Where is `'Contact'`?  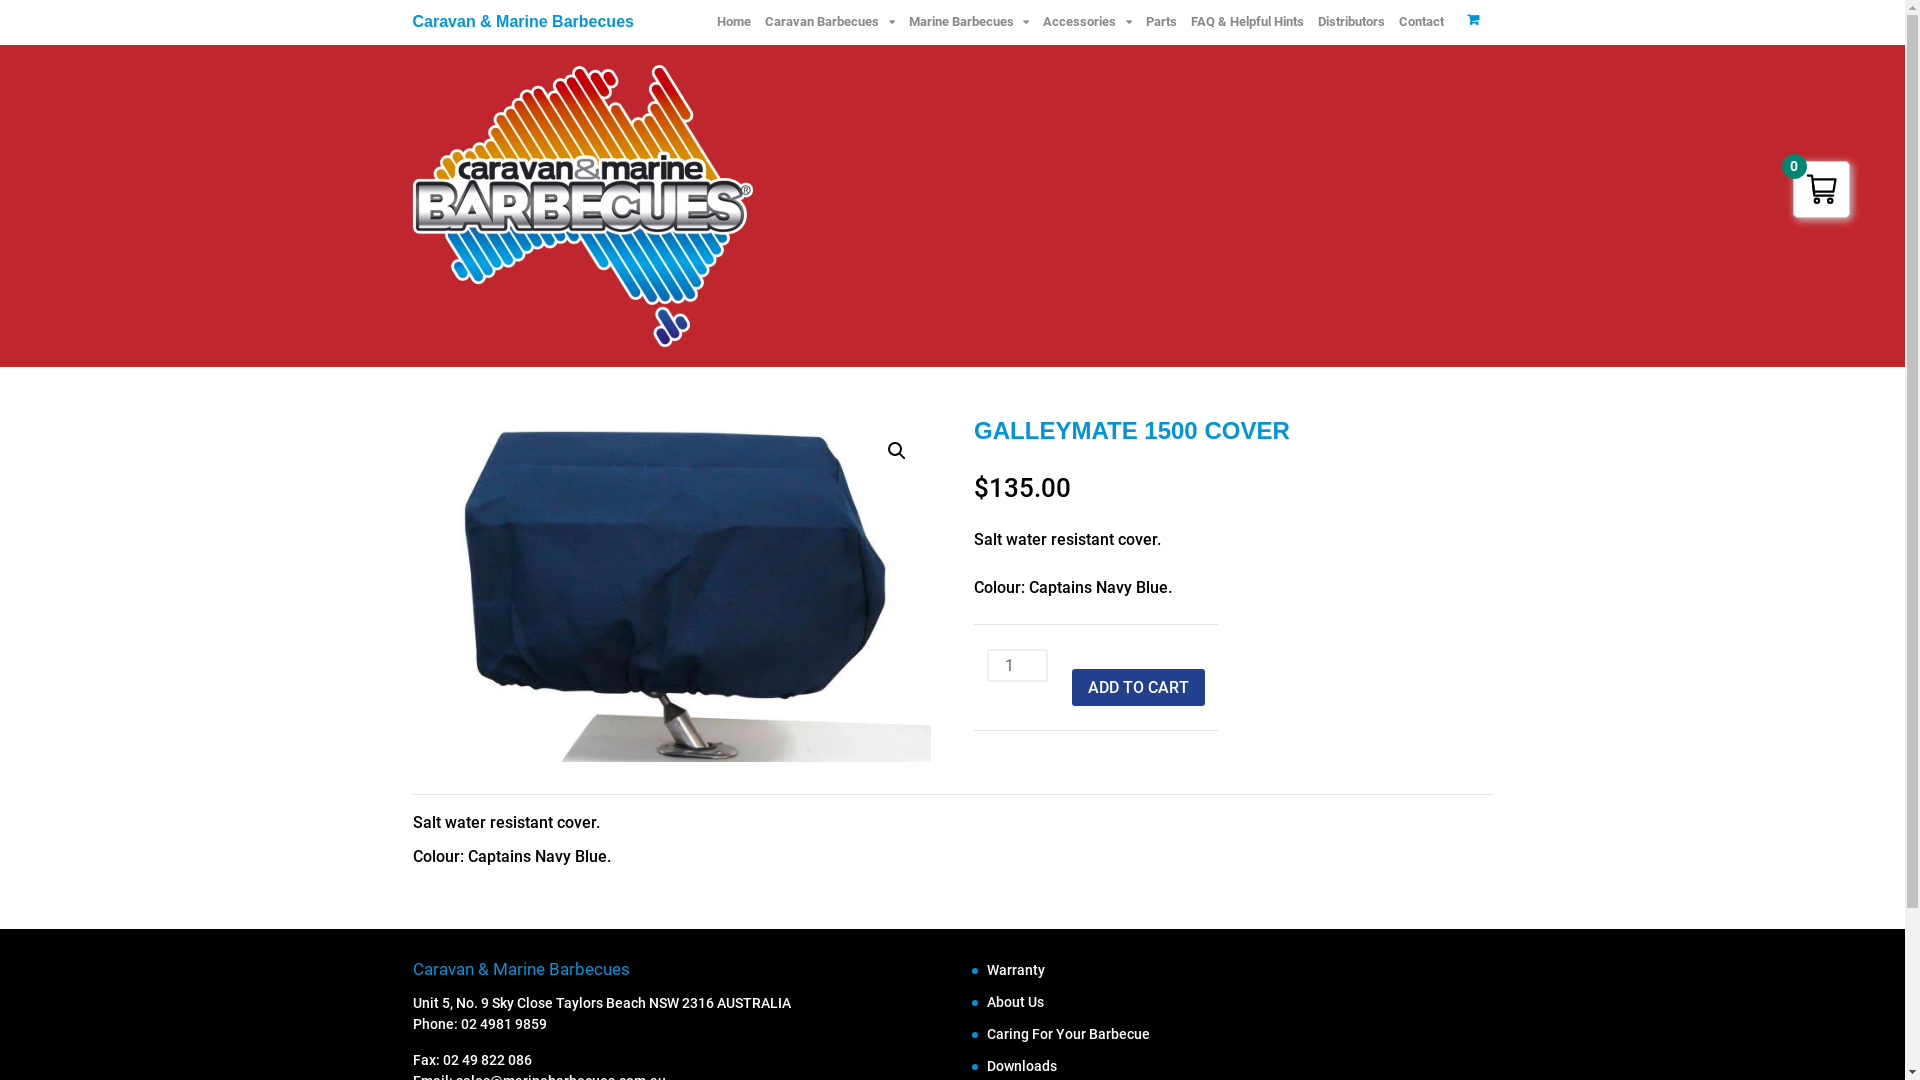 'Contact' is located at coordinates (1420, 22).